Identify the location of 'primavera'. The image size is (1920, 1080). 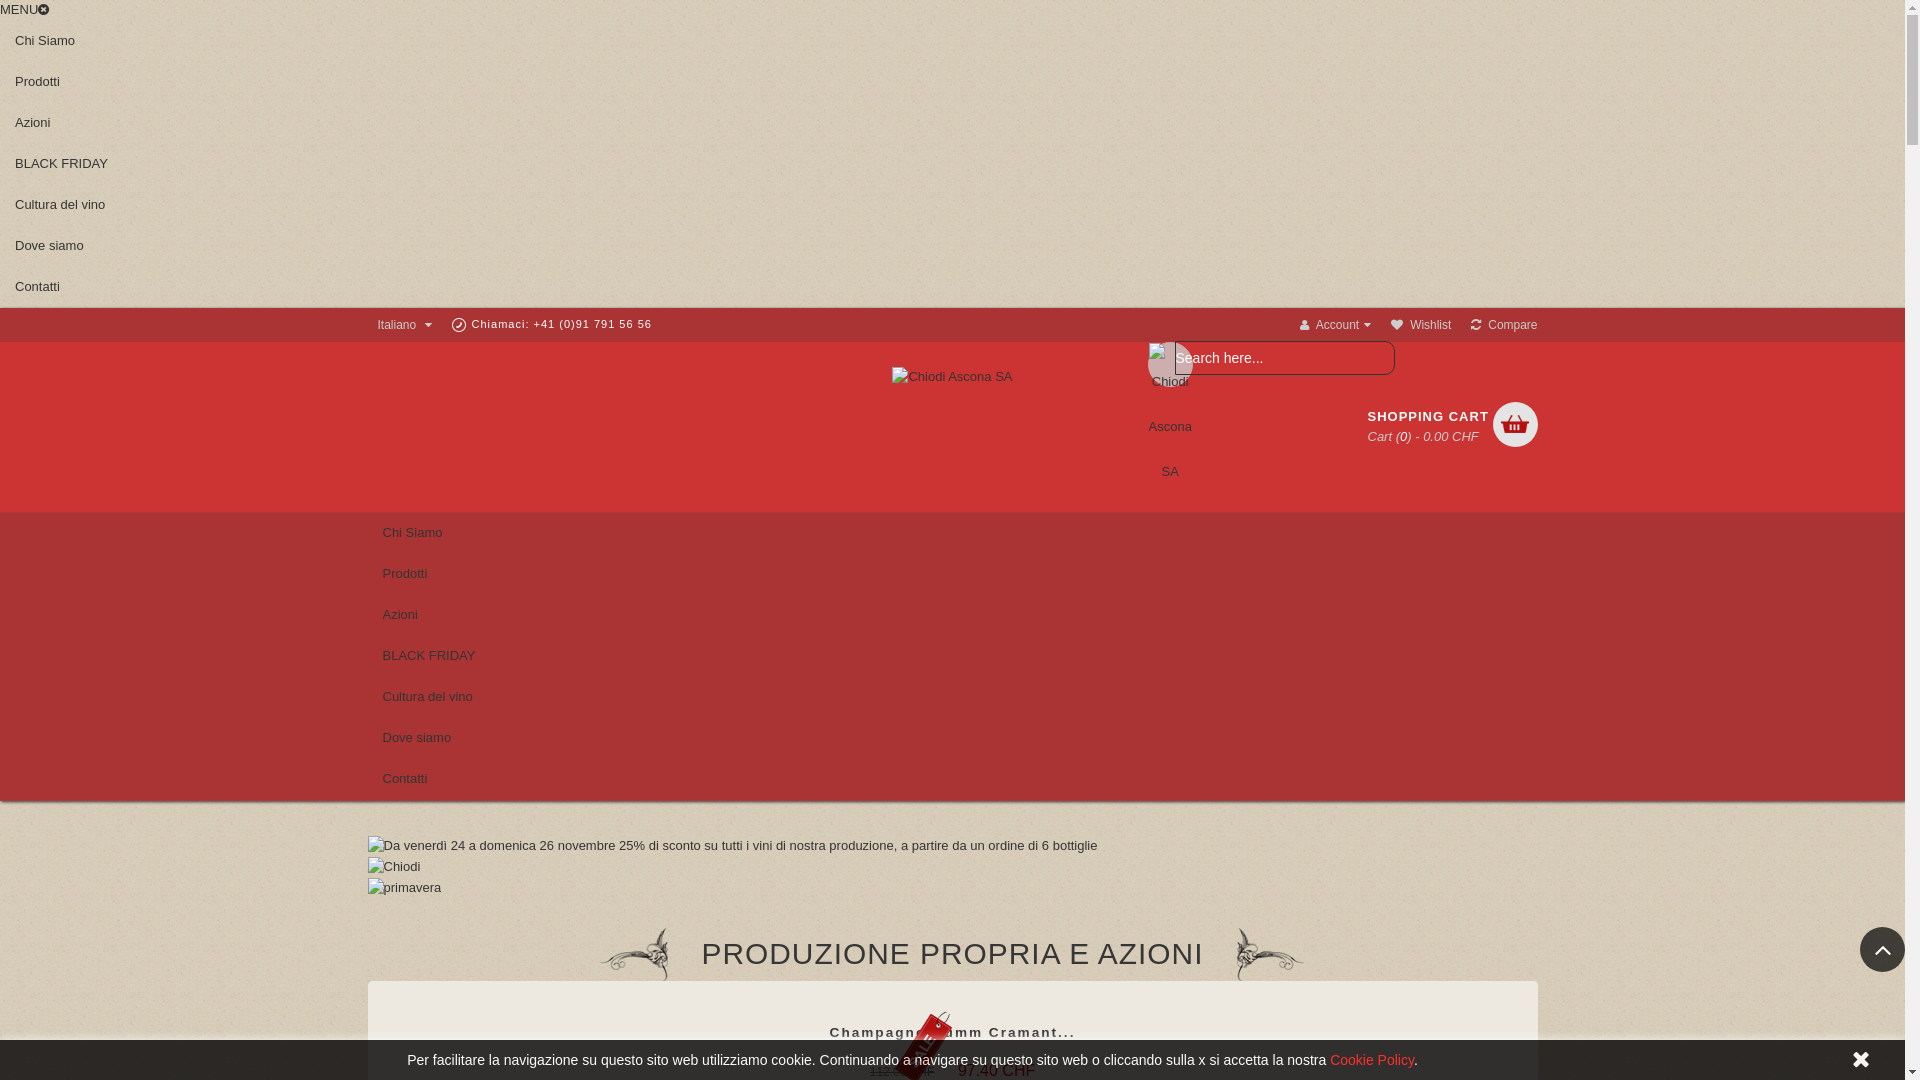
(403, 886).